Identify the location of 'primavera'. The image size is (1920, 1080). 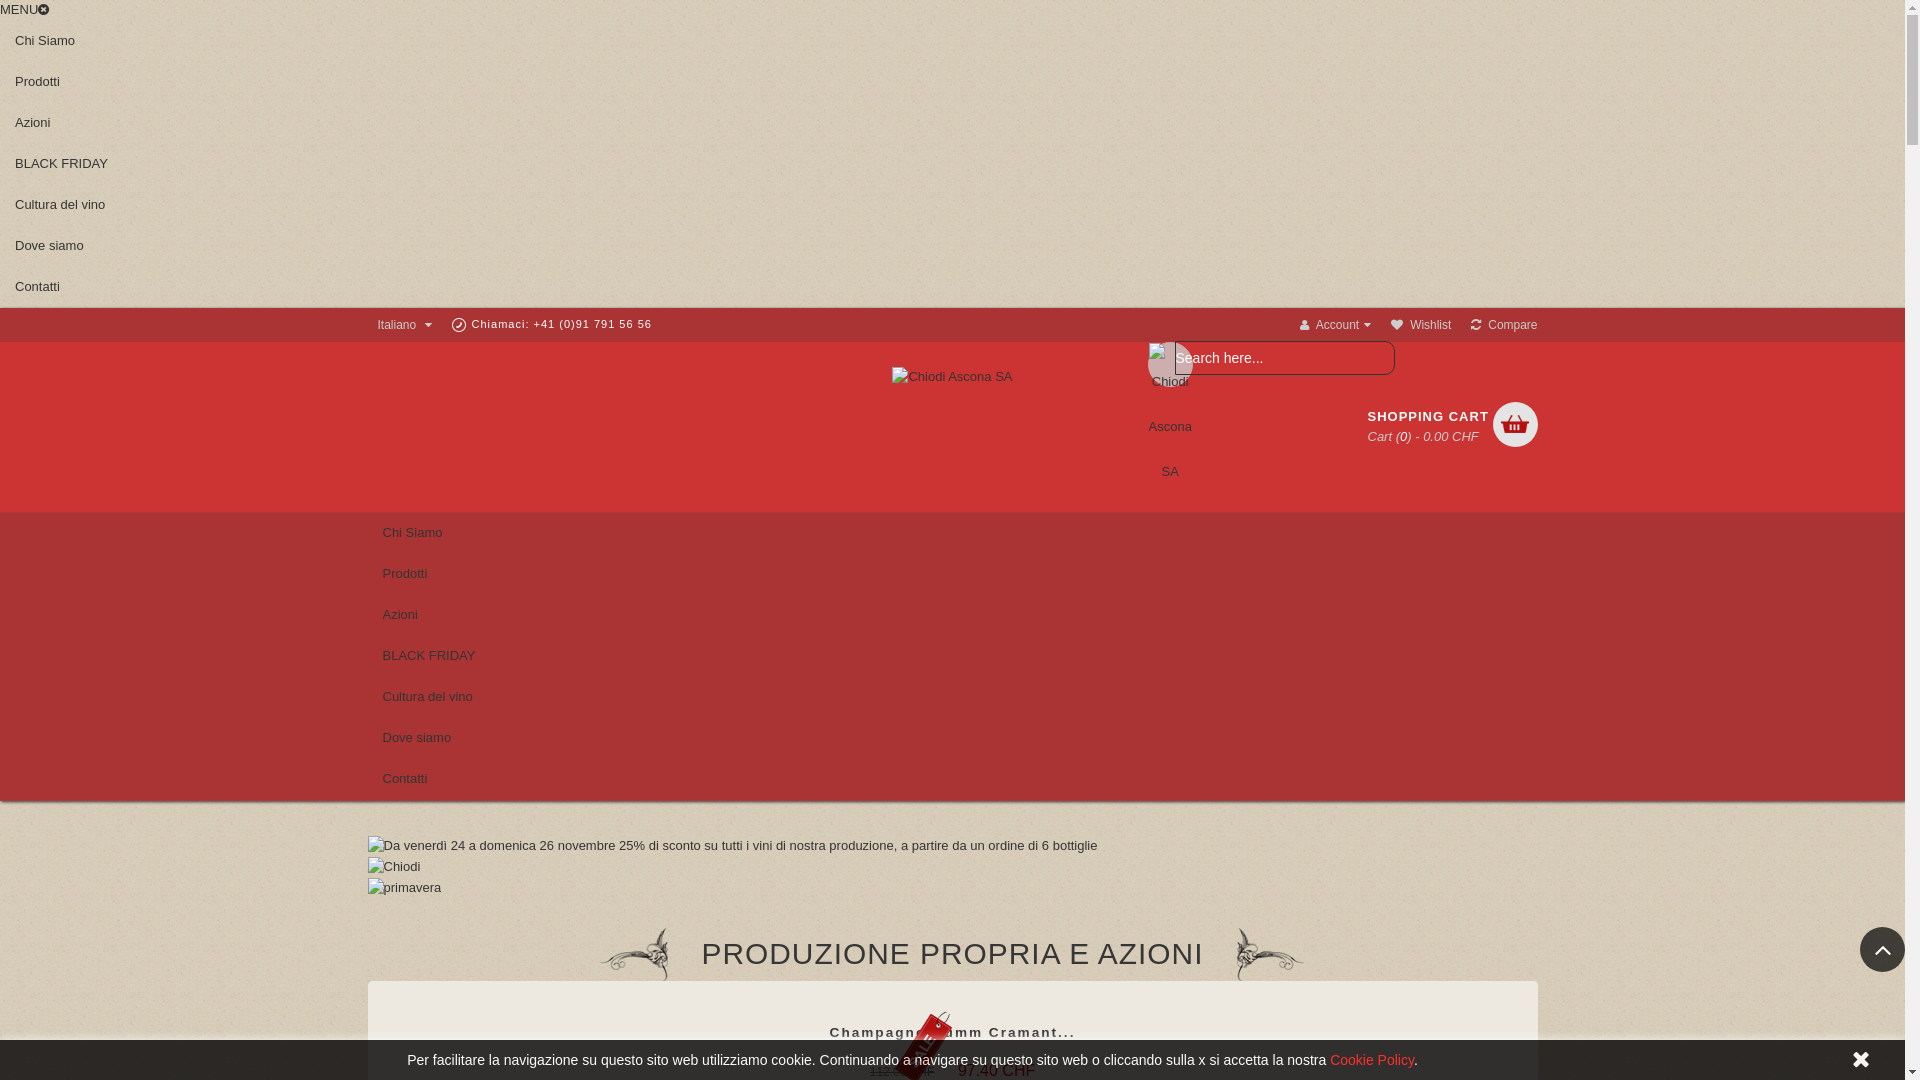
(403, 886).